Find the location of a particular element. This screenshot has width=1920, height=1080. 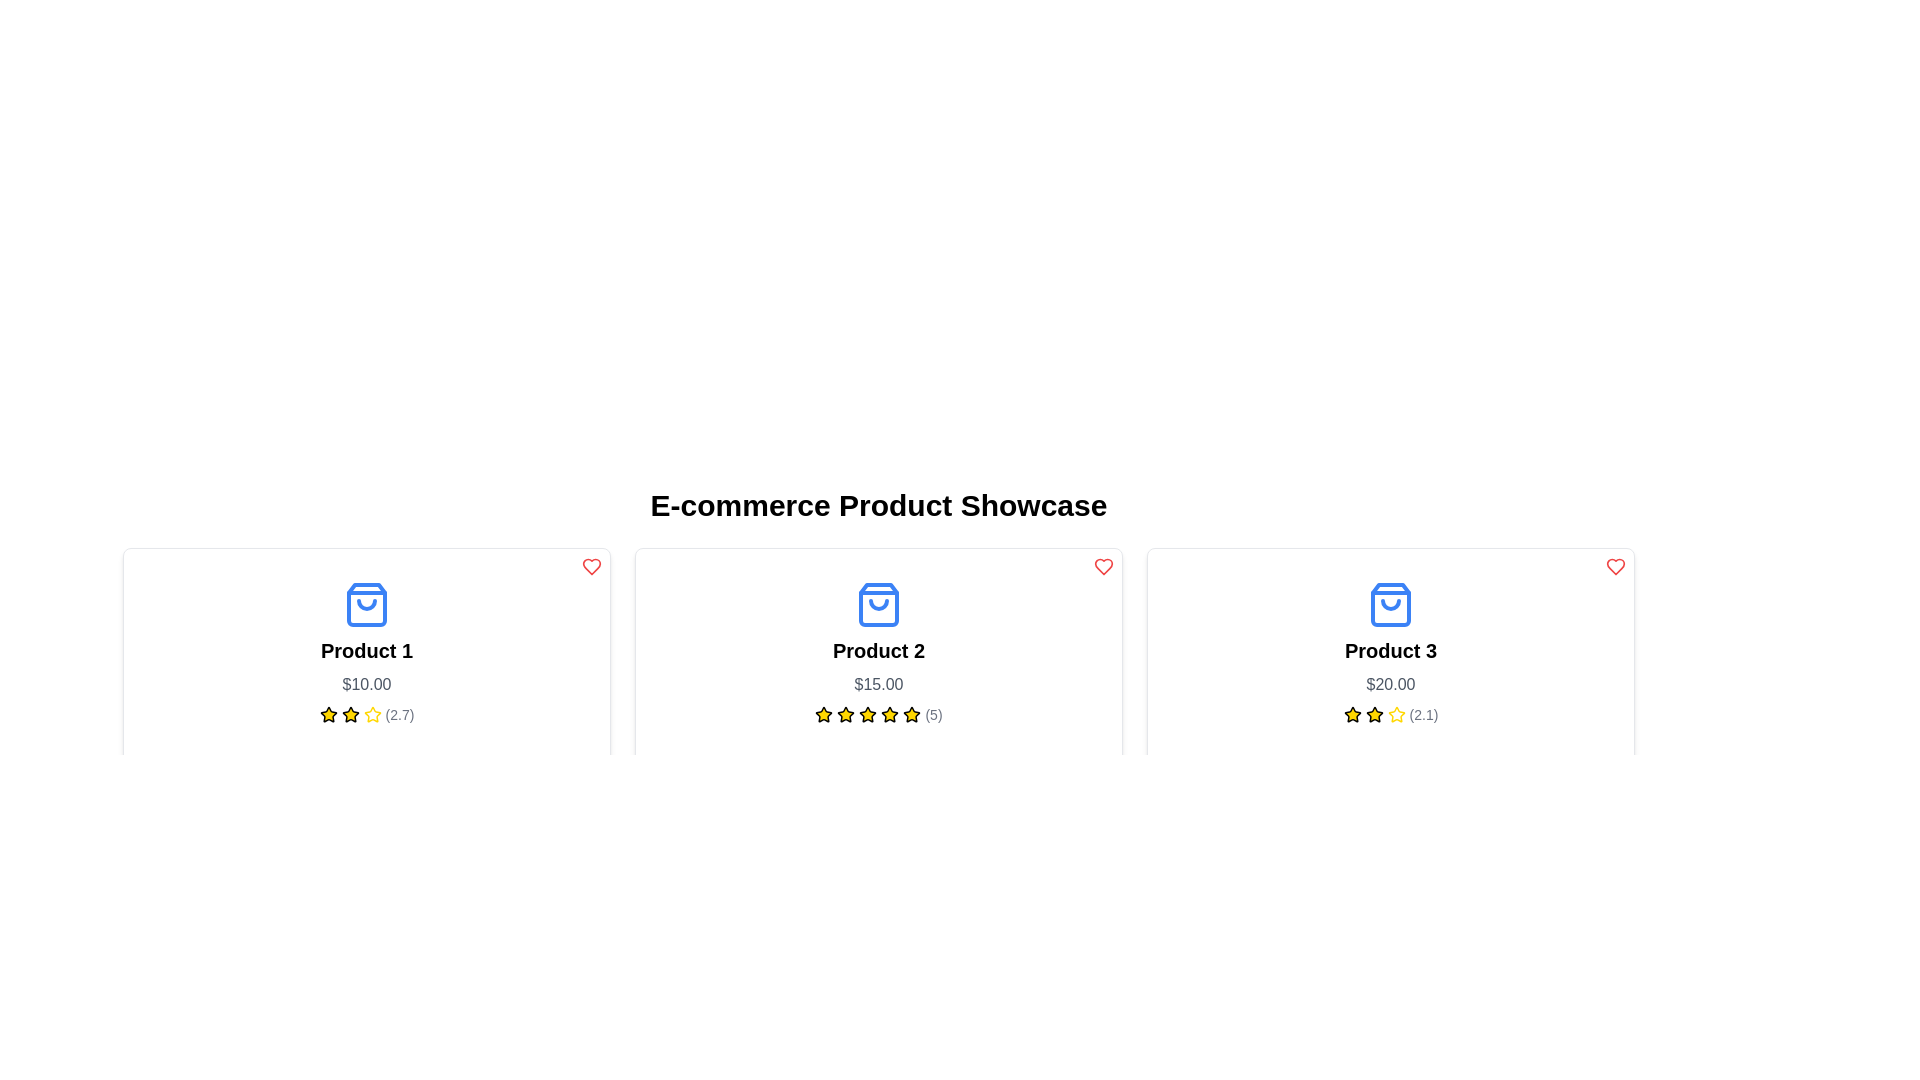

the second star-shaped icon in the rating section below the product description for 'Product 3' is located at coordinates (1373, 713).